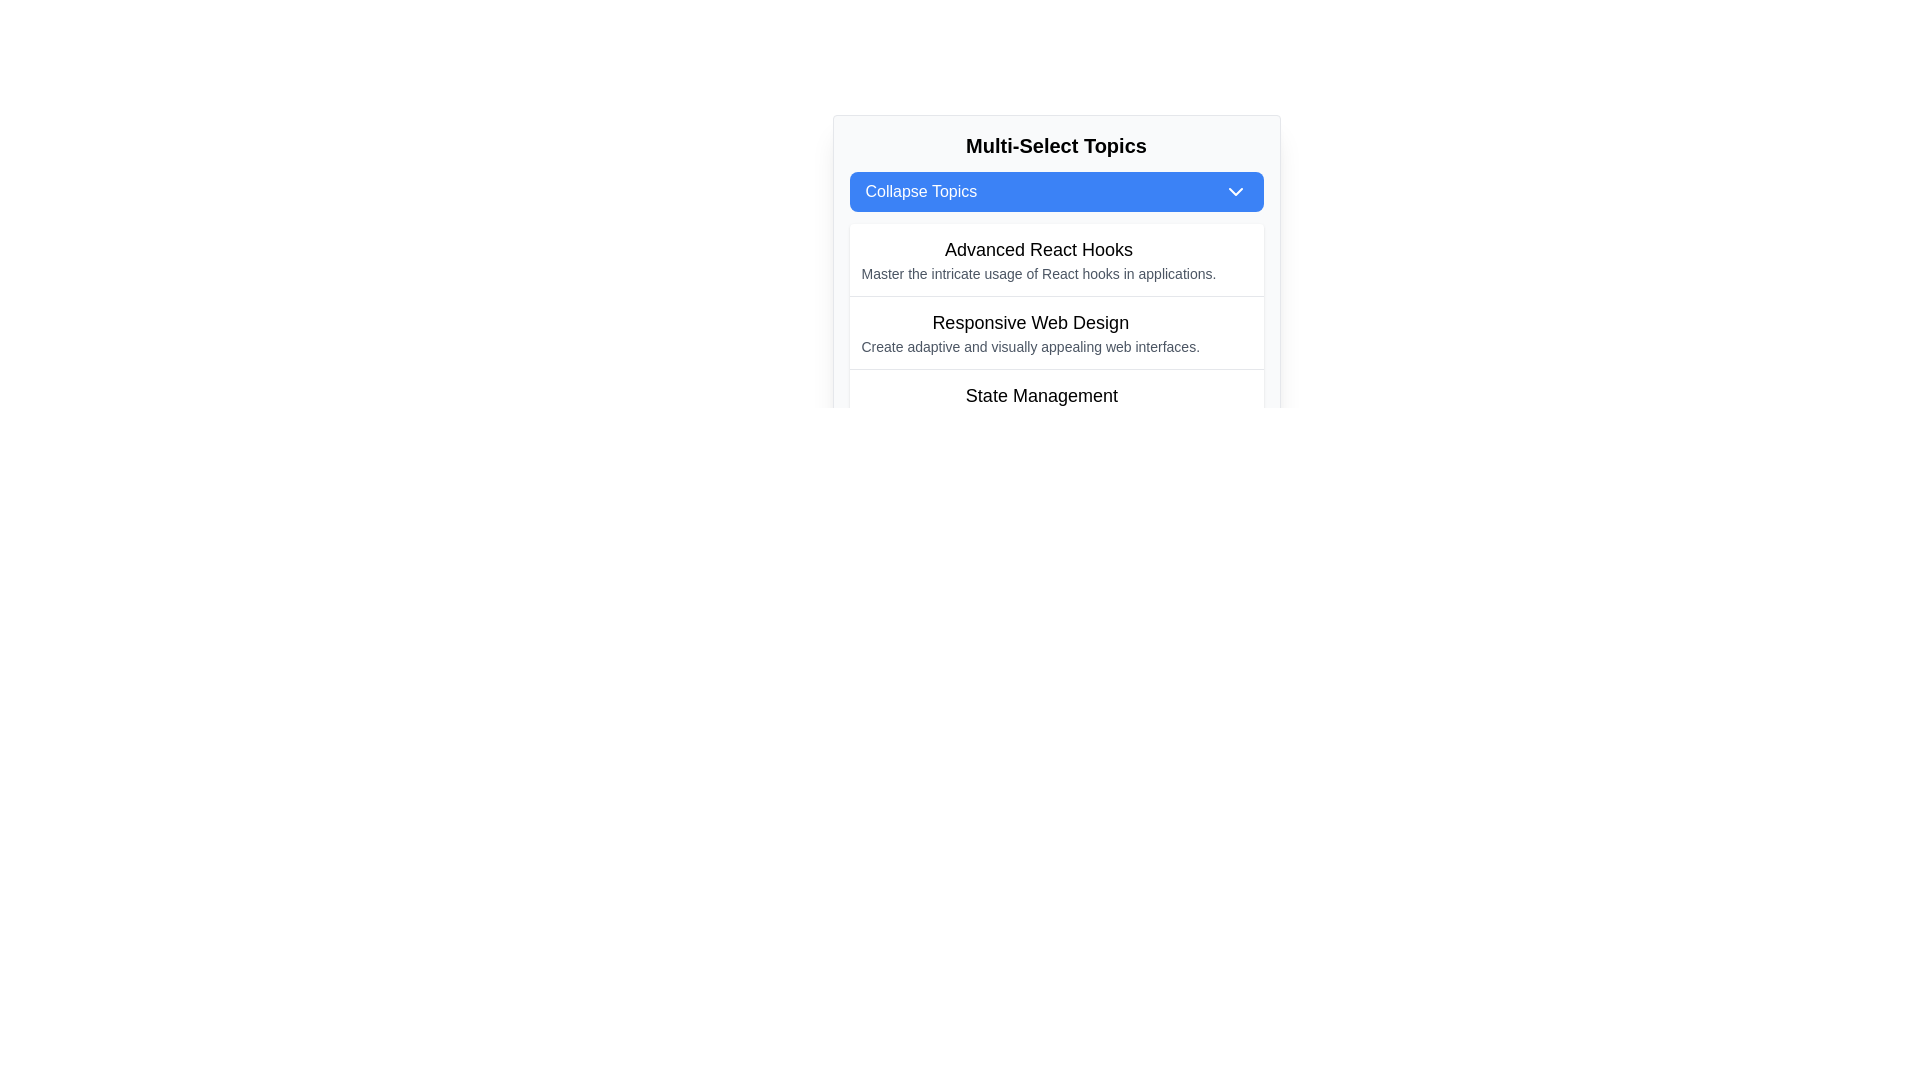 The width and height of the screenshot is (1920, 1080). What do you see at coordinates (1234, 192) in the screenshot?
I see `the icon at the far-right end of the blue rounded 'Collapse Topics' button, indicating it can be interacted with to expand or collapse content` at bounding box center [1234, 192].